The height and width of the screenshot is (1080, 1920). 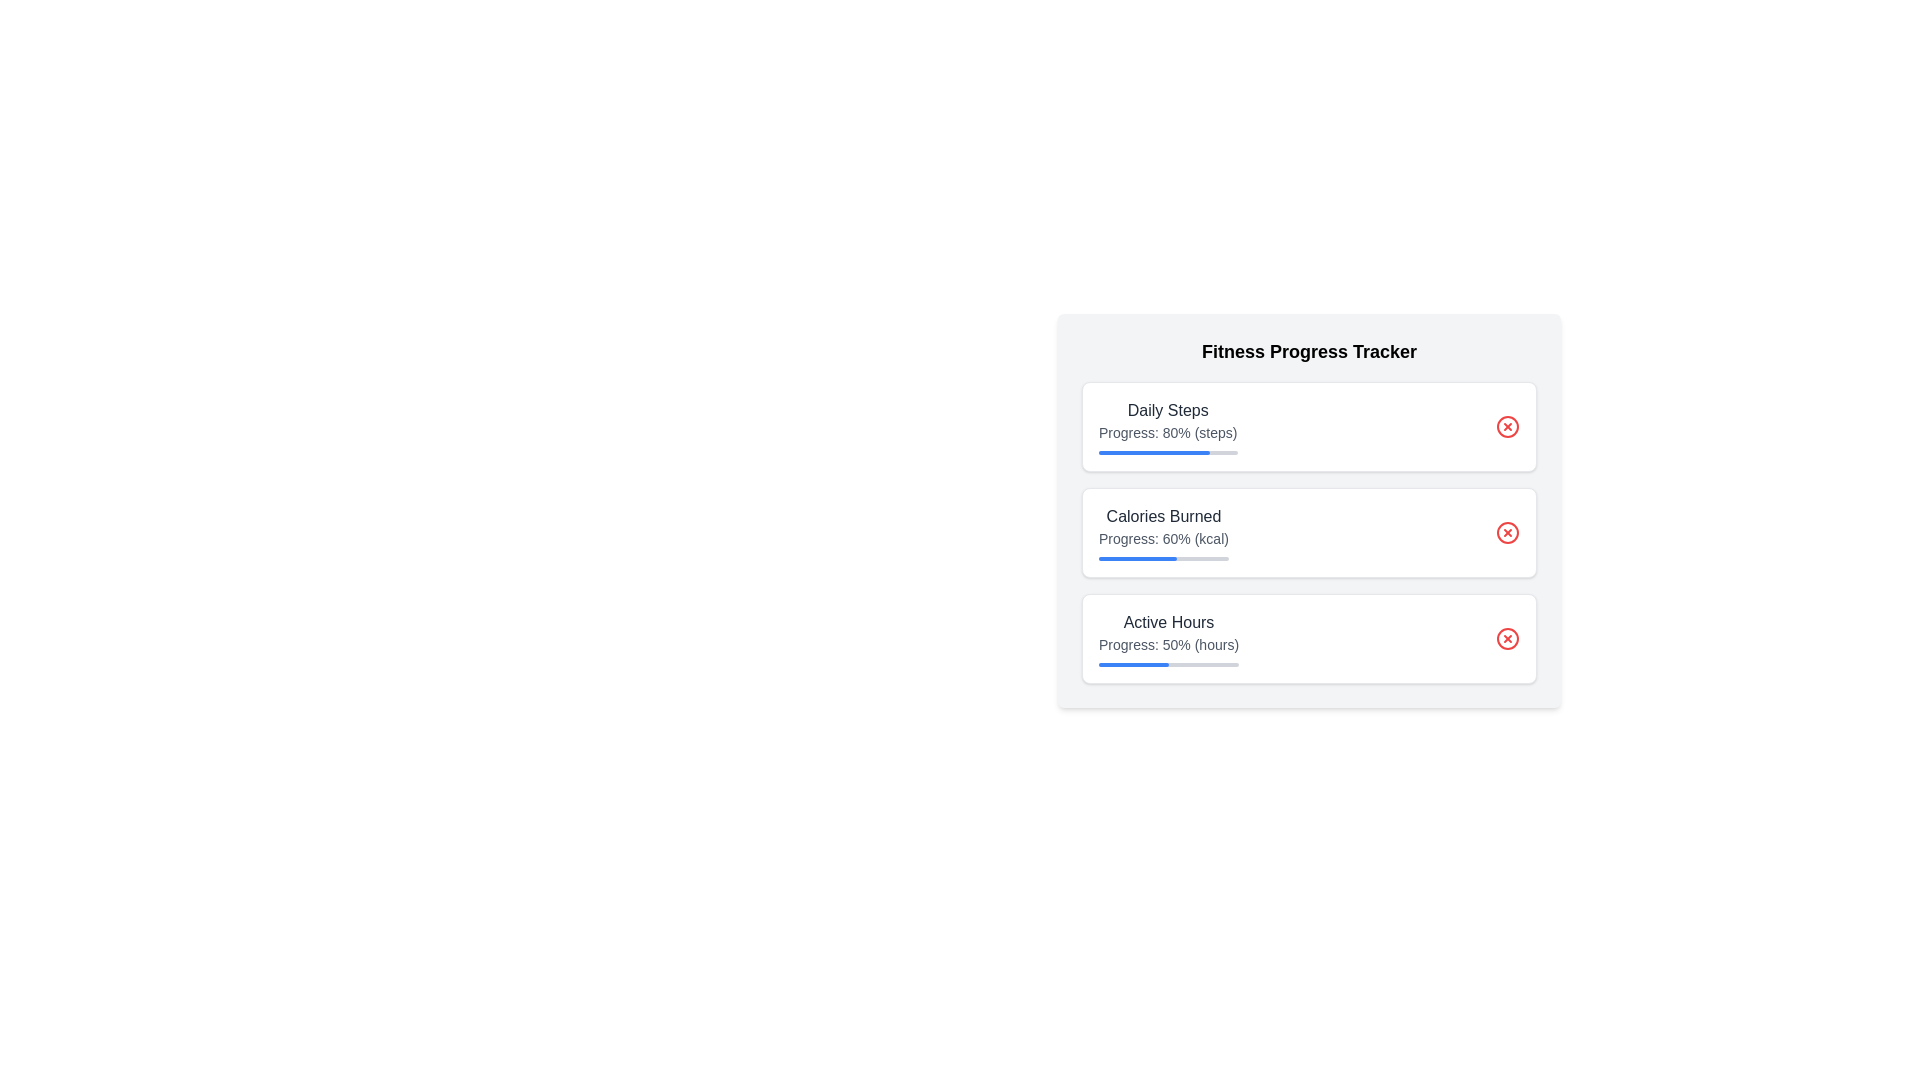 I want to click on the progress bar indicating 60% completion for the 'Calories Burned' metric in the fitness tracker card, so click(x=1137, y=559).